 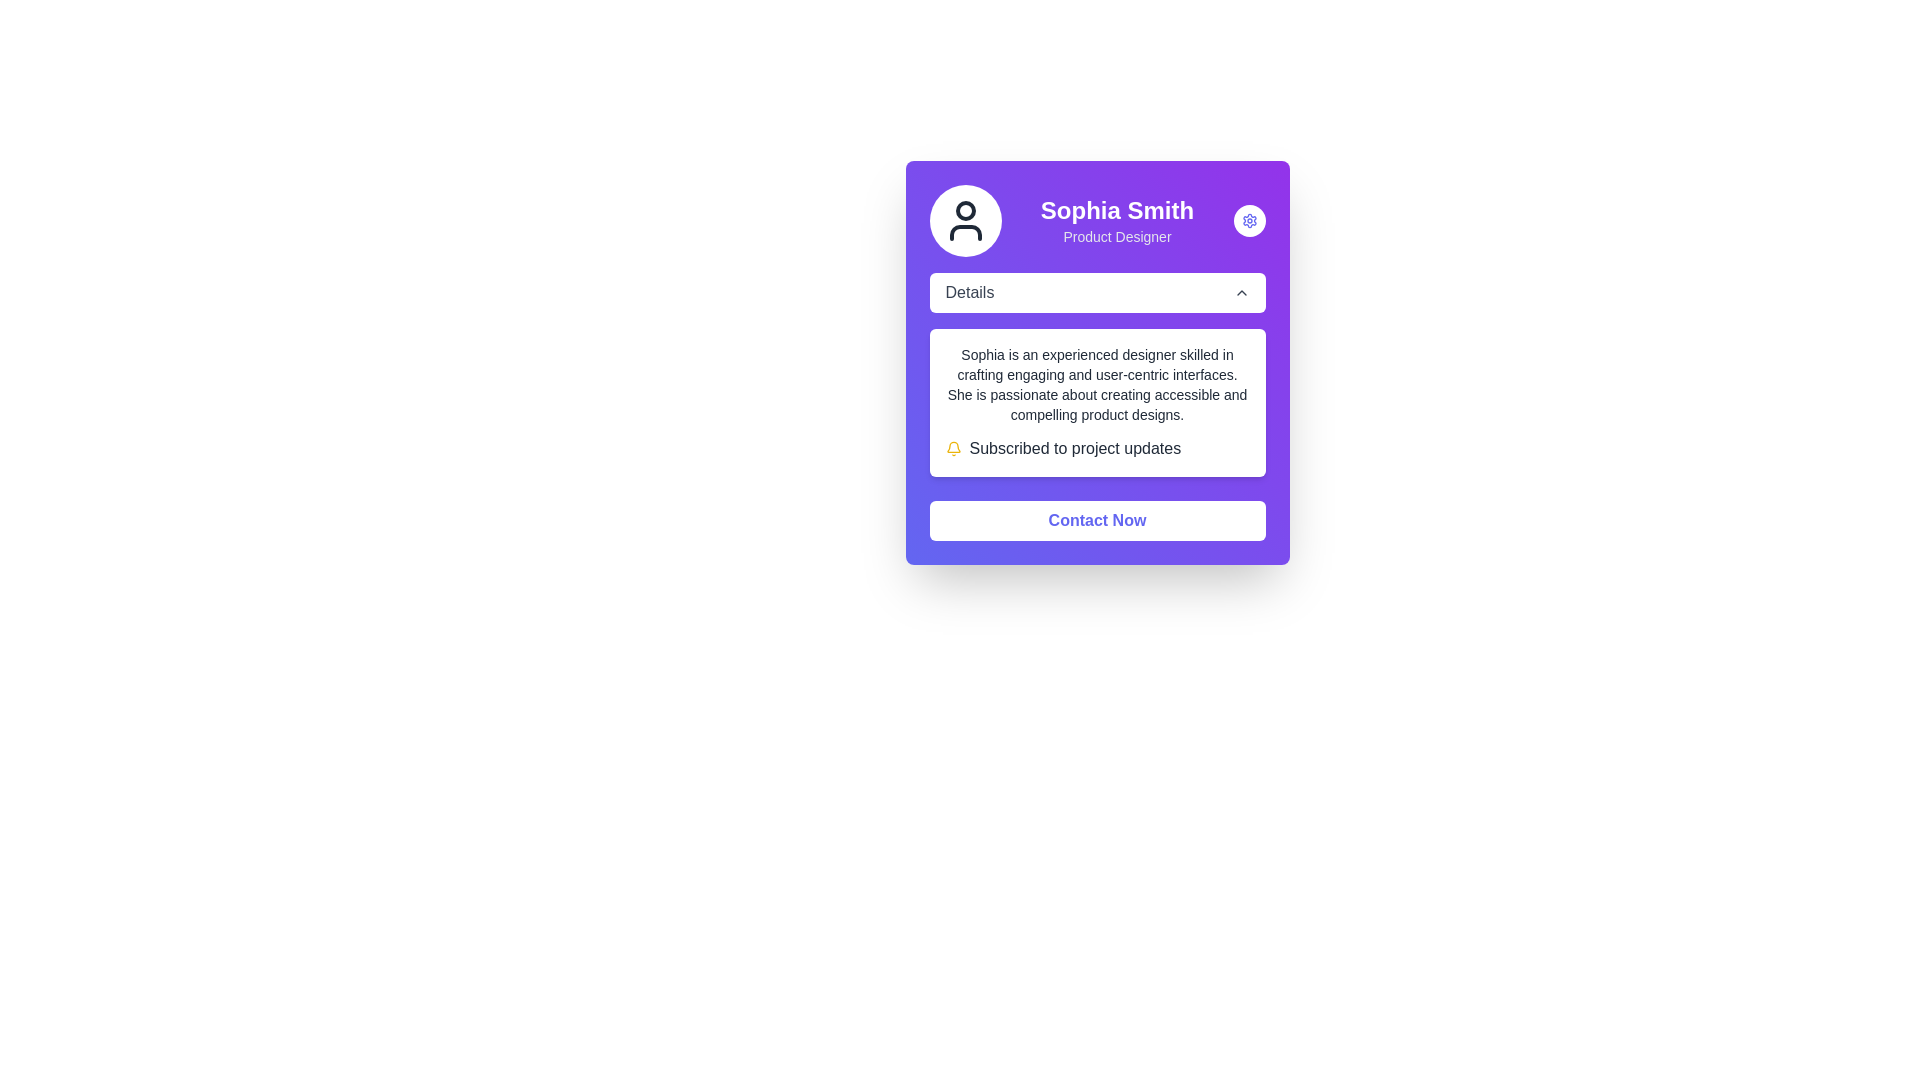 What do you see at coordinates (1096, 519) in the screenshot?
I see `the 'Contact Now' button` at bounding box center [1096, 519].